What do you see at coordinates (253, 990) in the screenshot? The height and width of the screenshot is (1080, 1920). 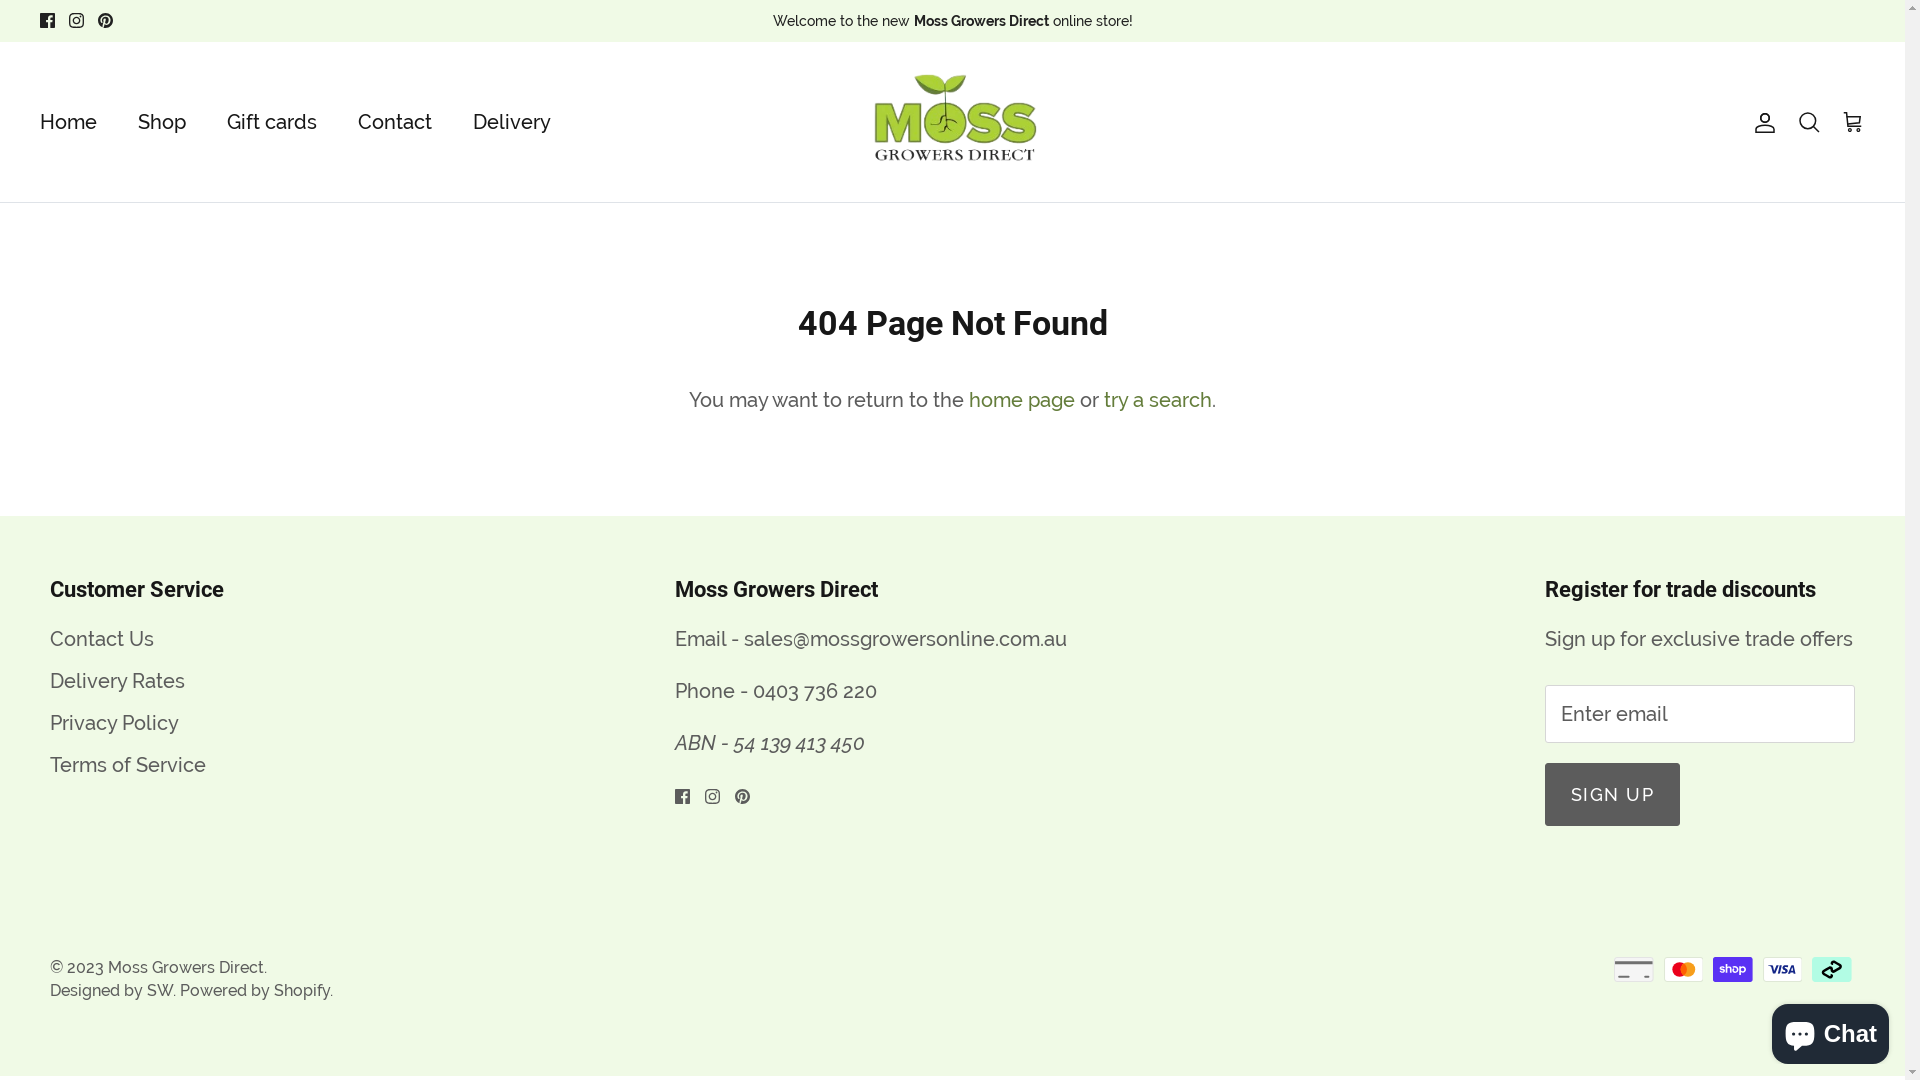 I see `'Powered by Shopify'` at bounding box center [253, 990].